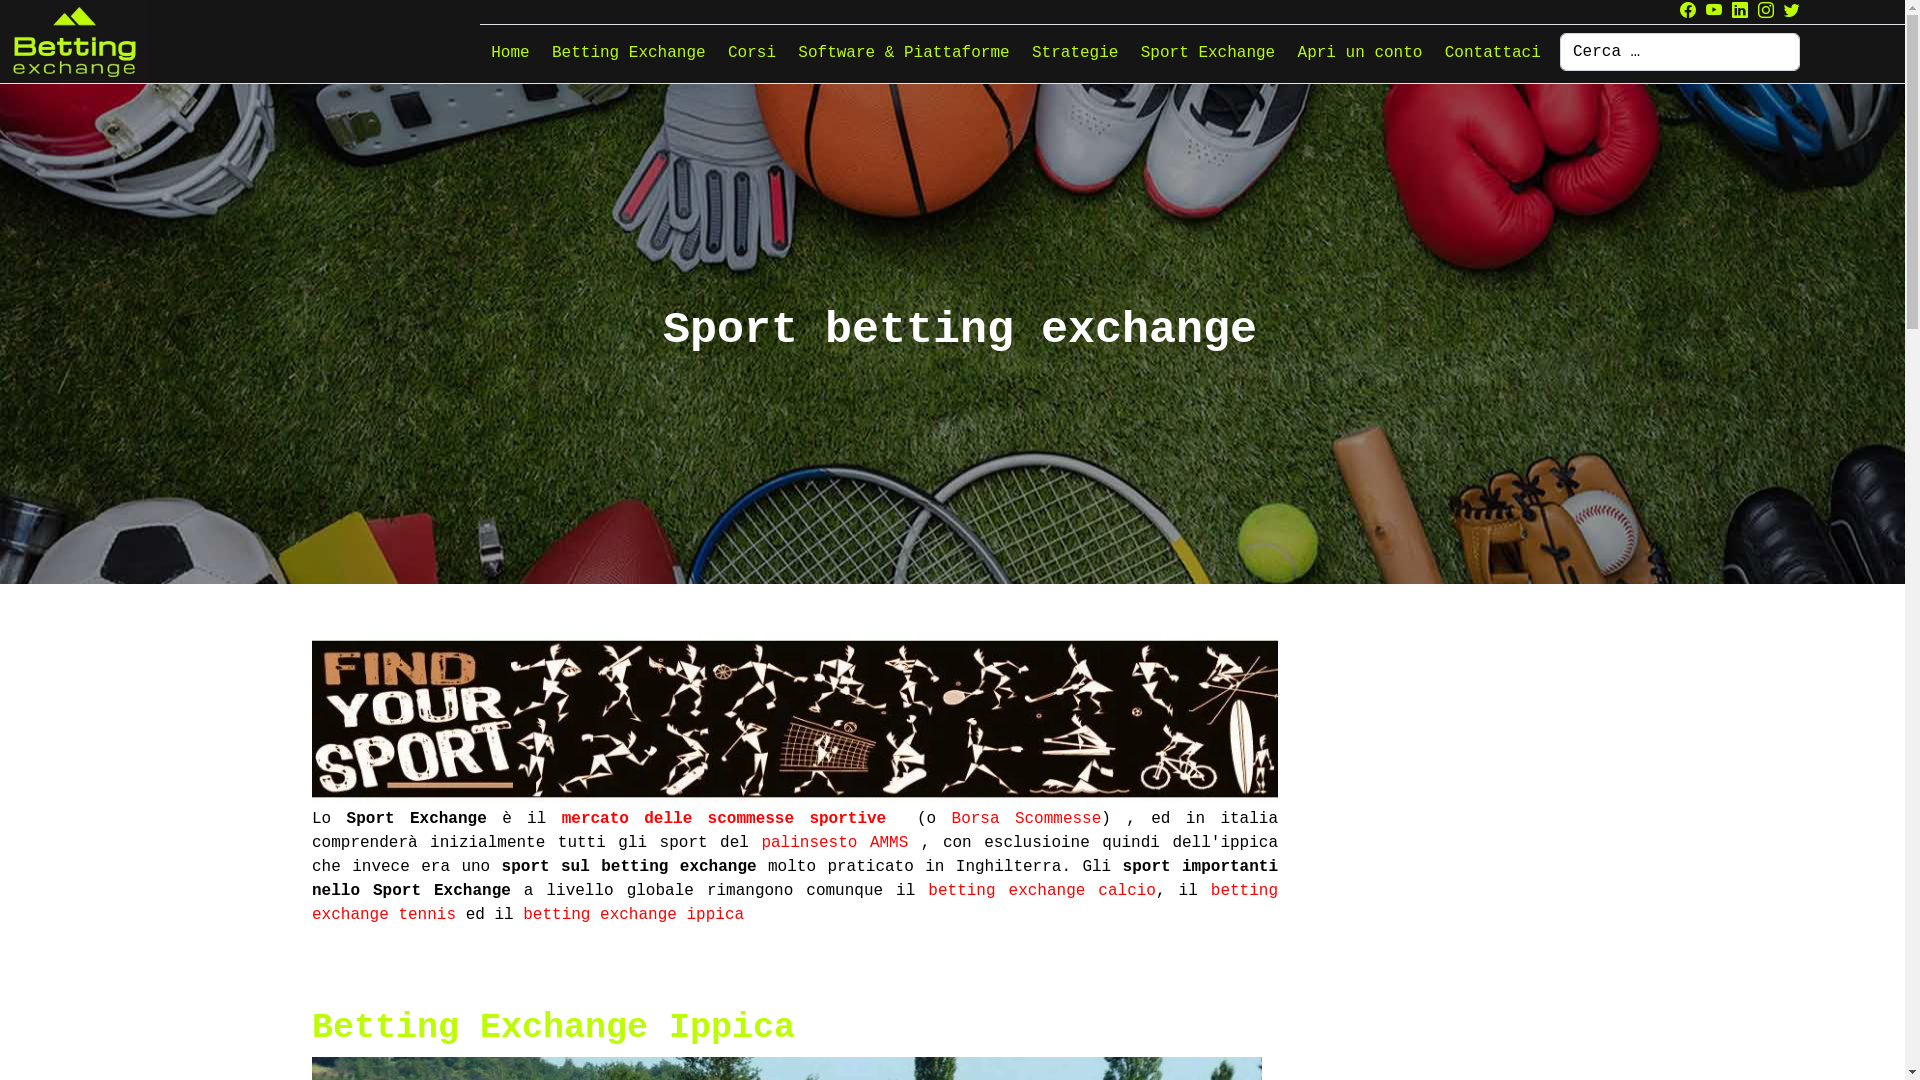 This screenshot has height=1080, width=1920. Describe the element at coordinates (1766, 11) in the screenshot. I see `'Instagram'` at that location.